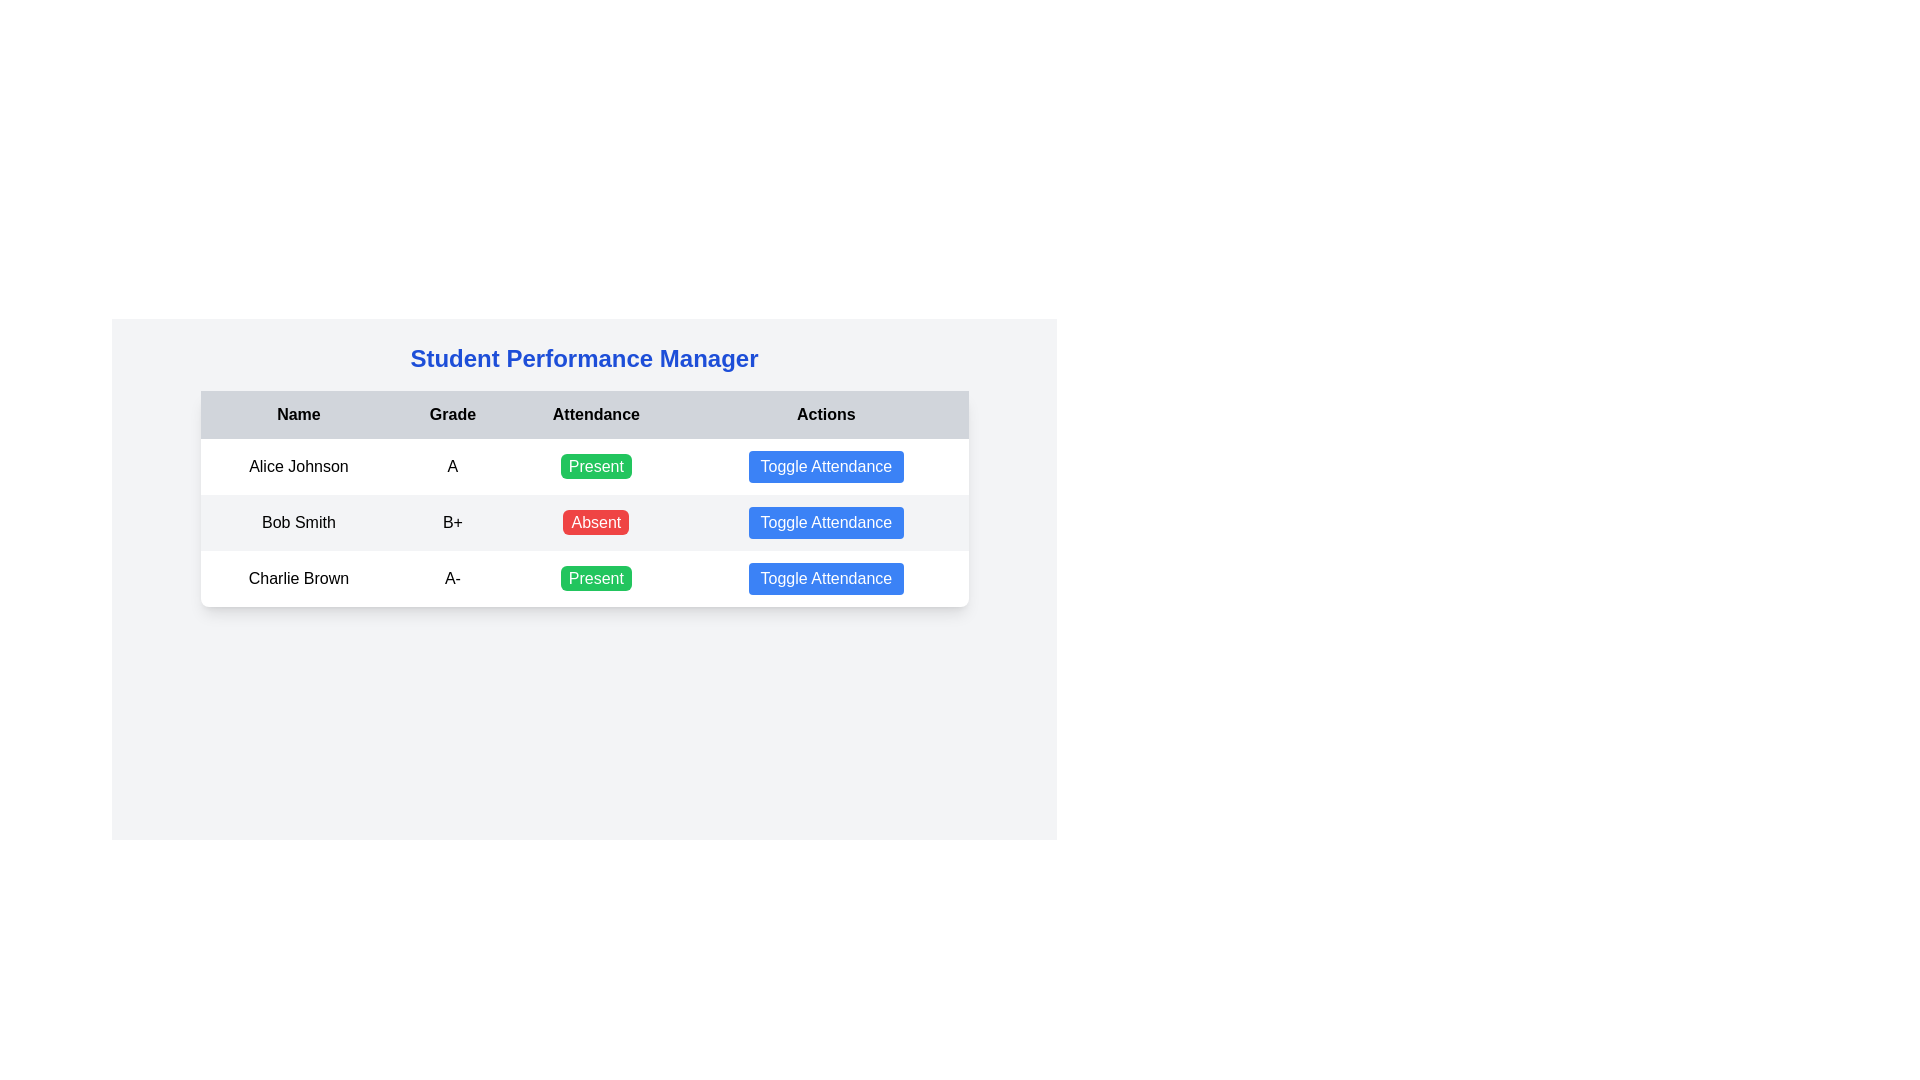 This screenshot has height=1080, width=1920. I want to click on the 'Toggle Attendance' button with a blue background and white text in the 'Actions' column for 'Charlie Brown', so click(826, 578).